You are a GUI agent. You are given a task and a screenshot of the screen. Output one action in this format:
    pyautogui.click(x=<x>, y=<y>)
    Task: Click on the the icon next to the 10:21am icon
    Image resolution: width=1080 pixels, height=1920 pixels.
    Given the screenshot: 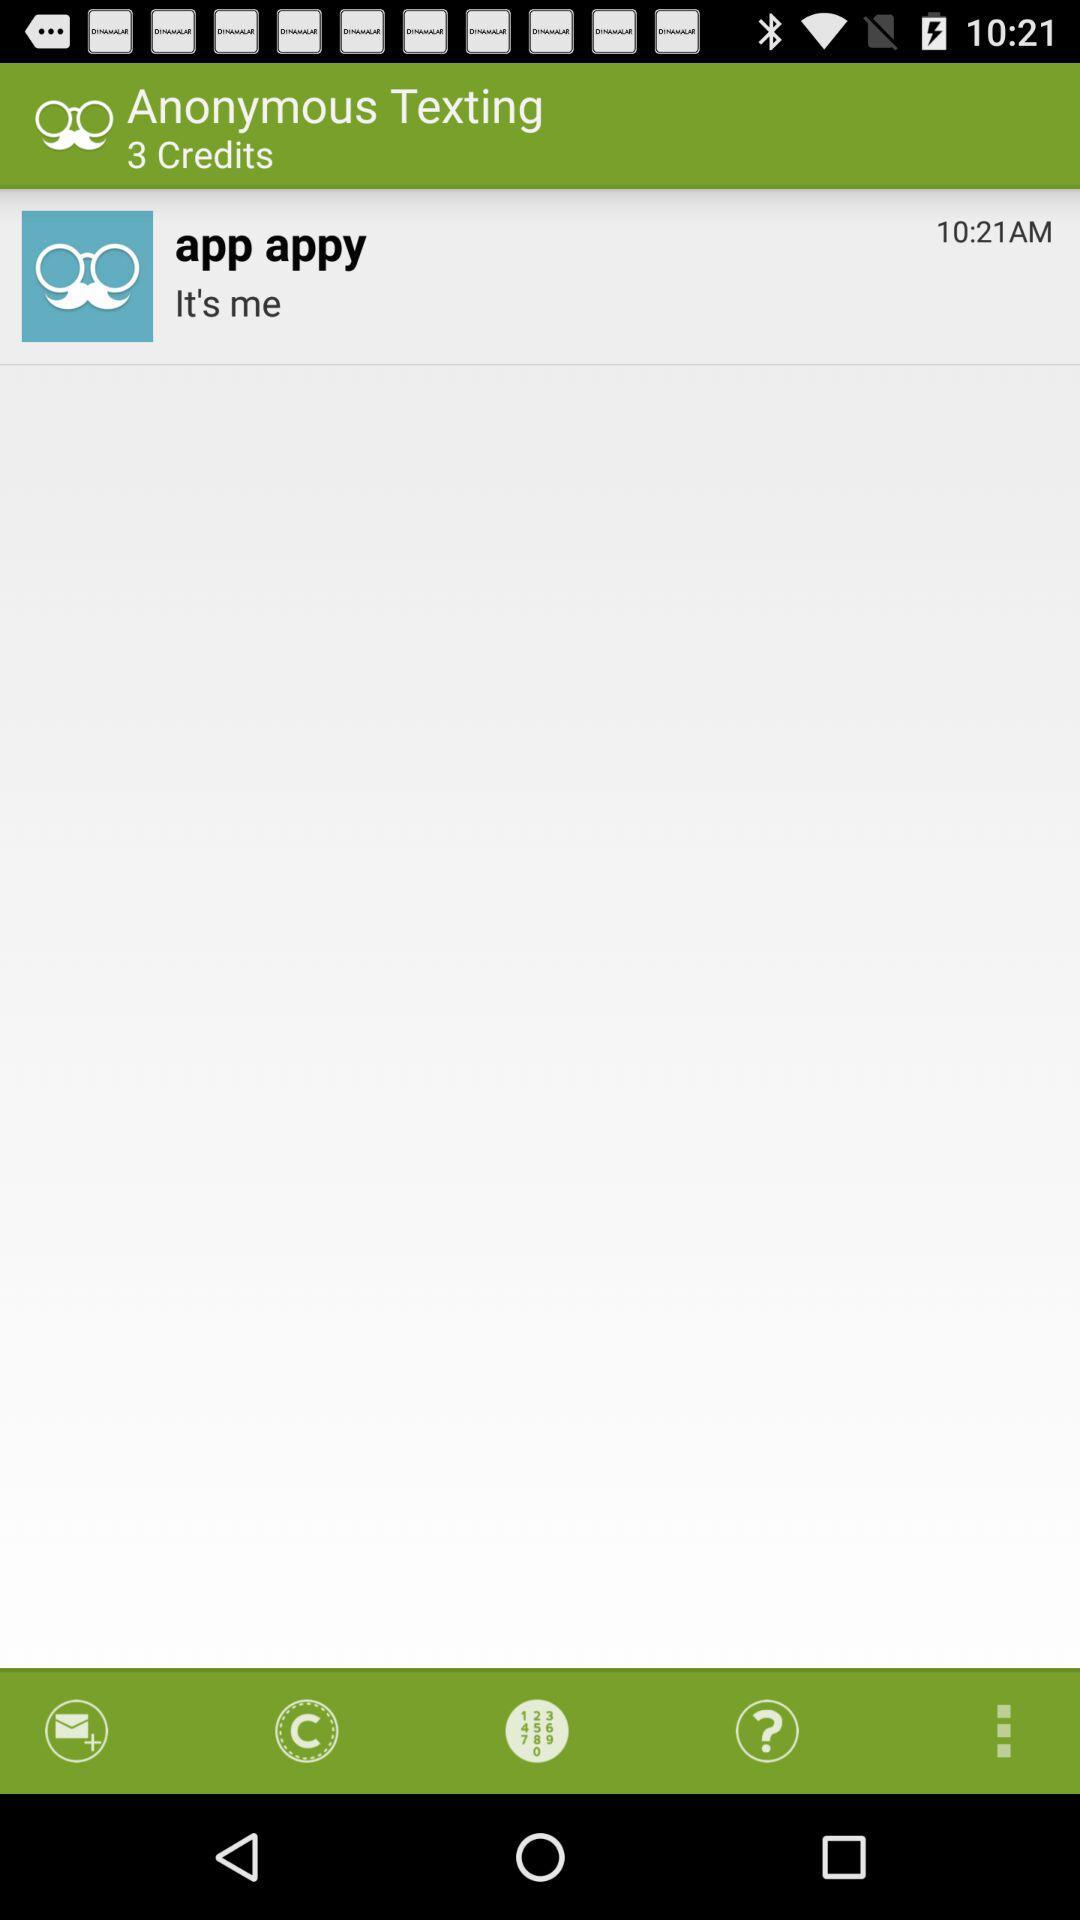 What is the action you would take?
    pyautogui.click(x=270, y=238)
    